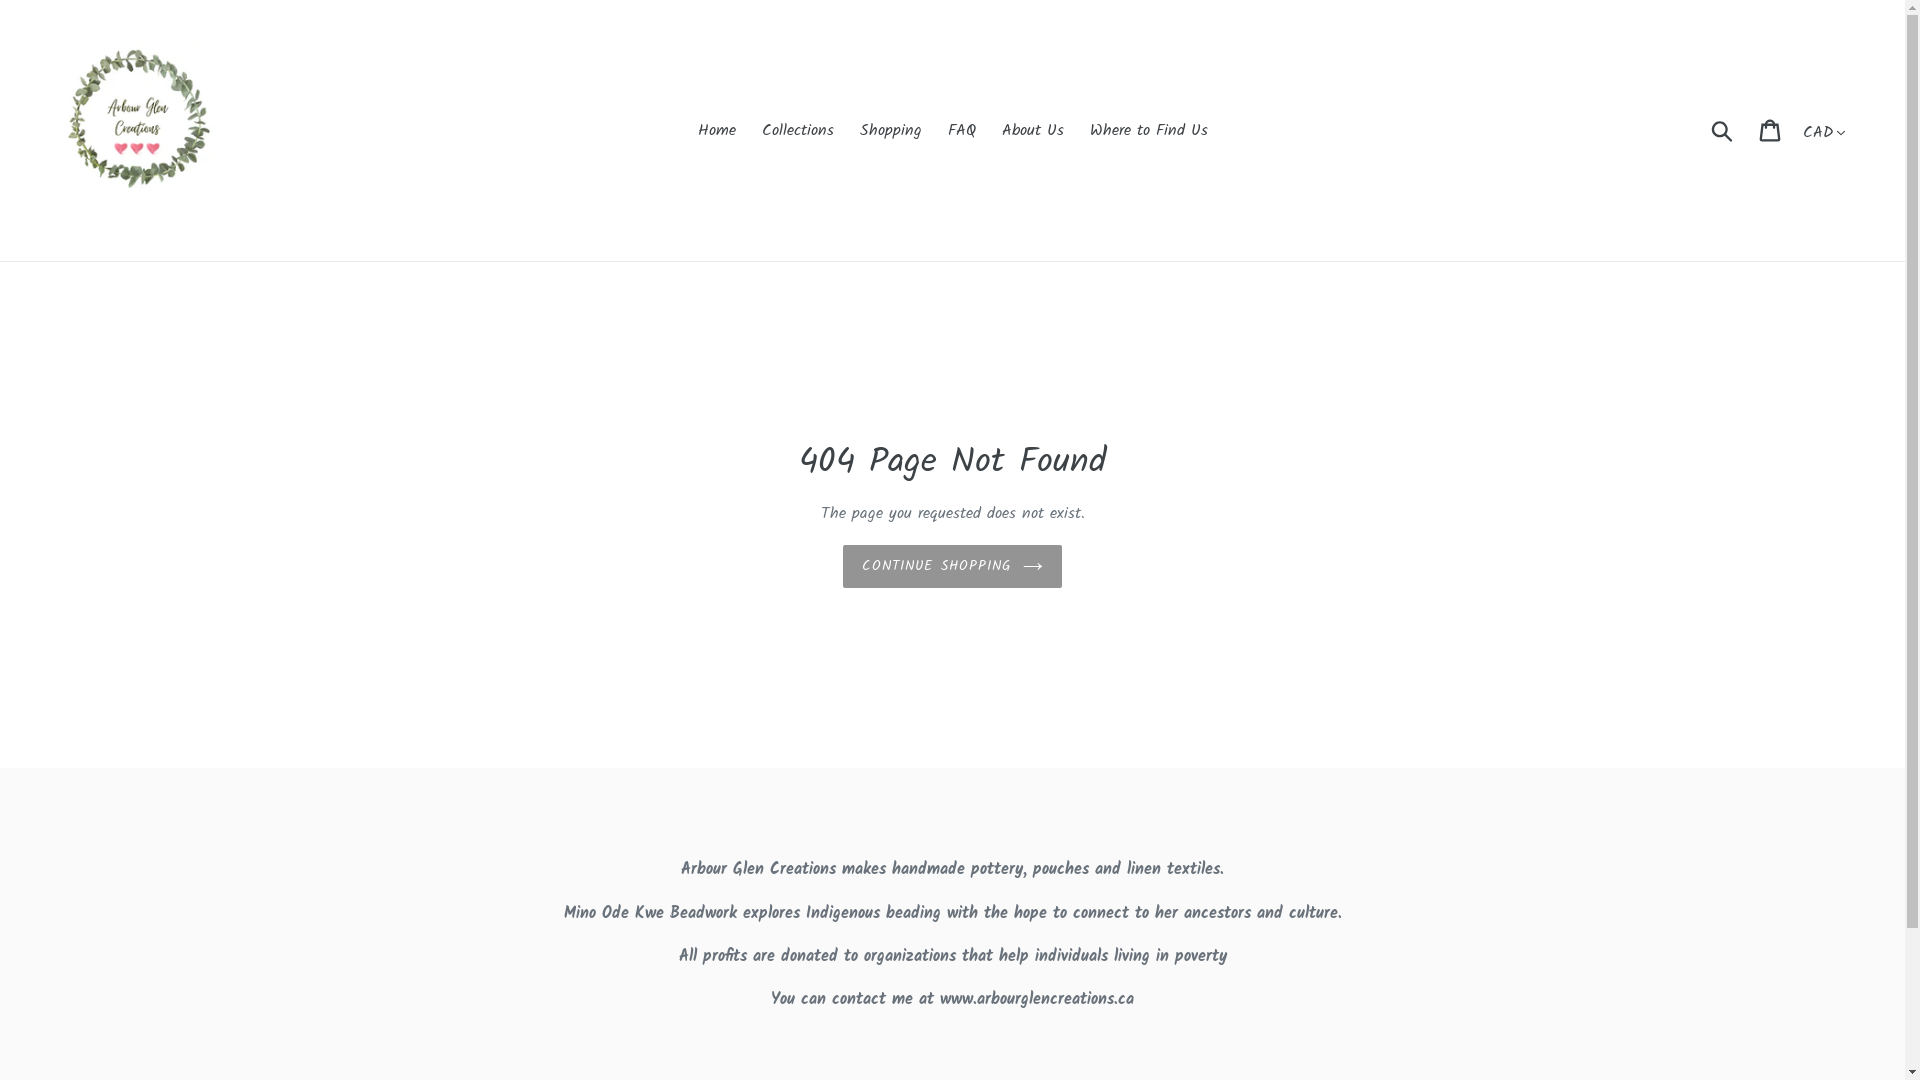 This screenshot has width=1920, height=1080. I want to click on 'Collections', so click(796, 131).